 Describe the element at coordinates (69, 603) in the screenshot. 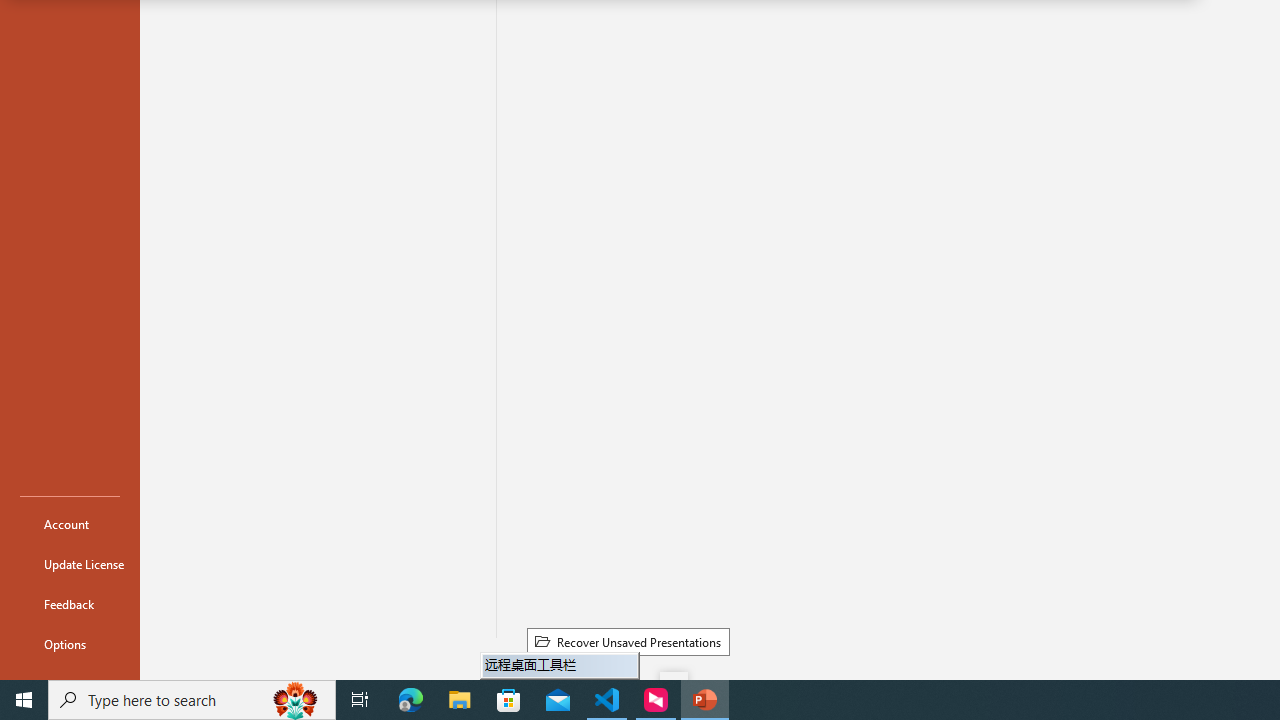

I see `'Feedback'` at that location.